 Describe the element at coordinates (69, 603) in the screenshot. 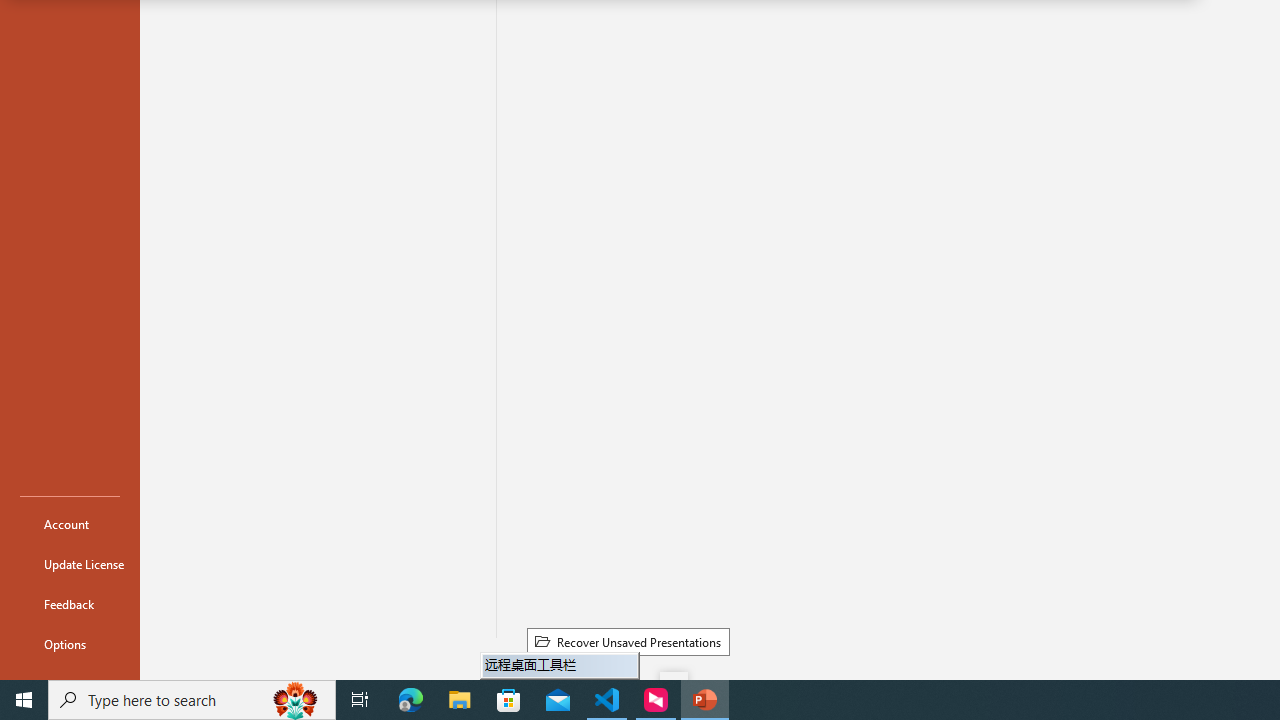

I see `'Feedback'` at that location.